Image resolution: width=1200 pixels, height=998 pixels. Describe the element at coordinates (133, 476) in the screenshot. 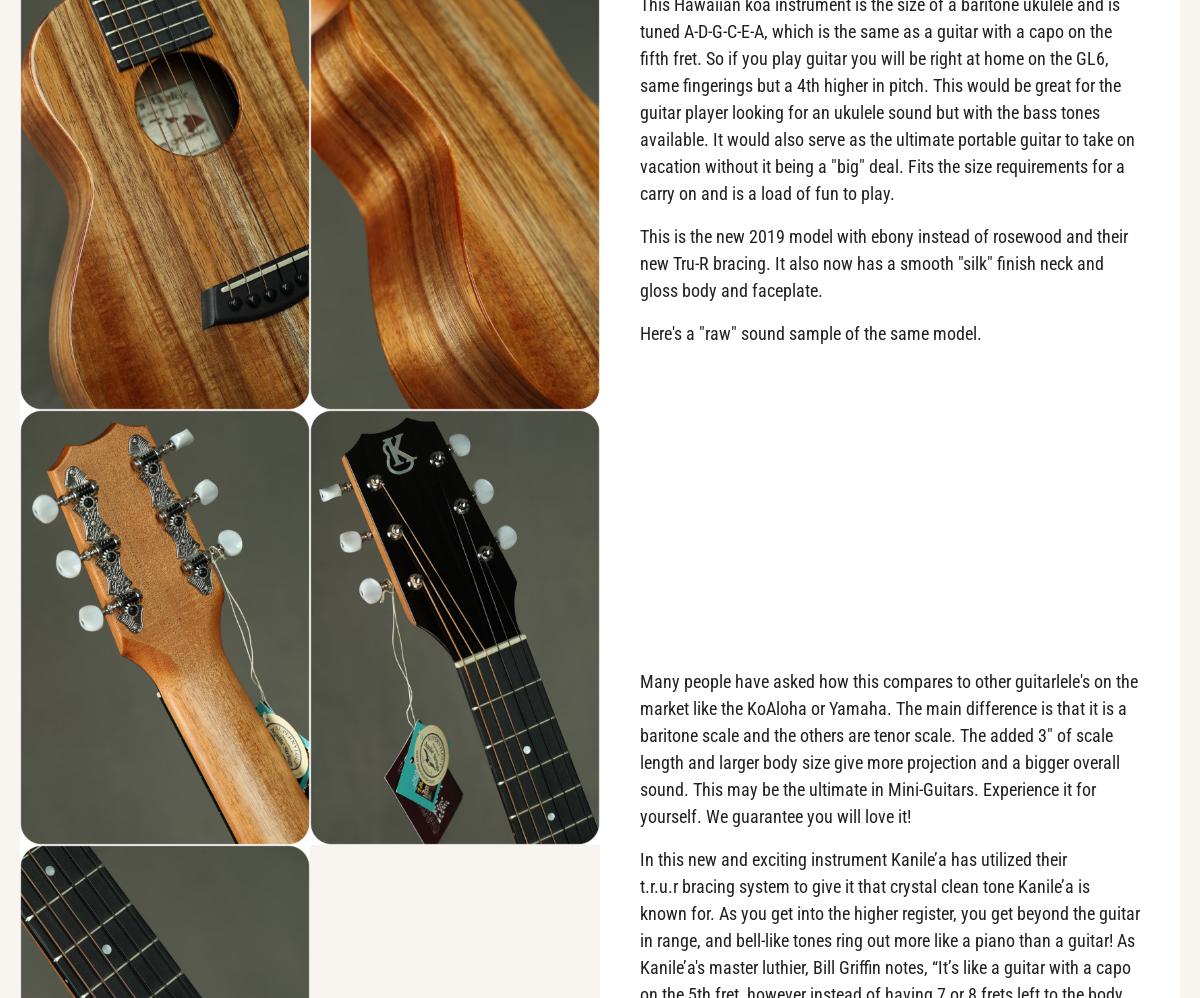

I see `'-Overall QC evaluation:'` at that location.